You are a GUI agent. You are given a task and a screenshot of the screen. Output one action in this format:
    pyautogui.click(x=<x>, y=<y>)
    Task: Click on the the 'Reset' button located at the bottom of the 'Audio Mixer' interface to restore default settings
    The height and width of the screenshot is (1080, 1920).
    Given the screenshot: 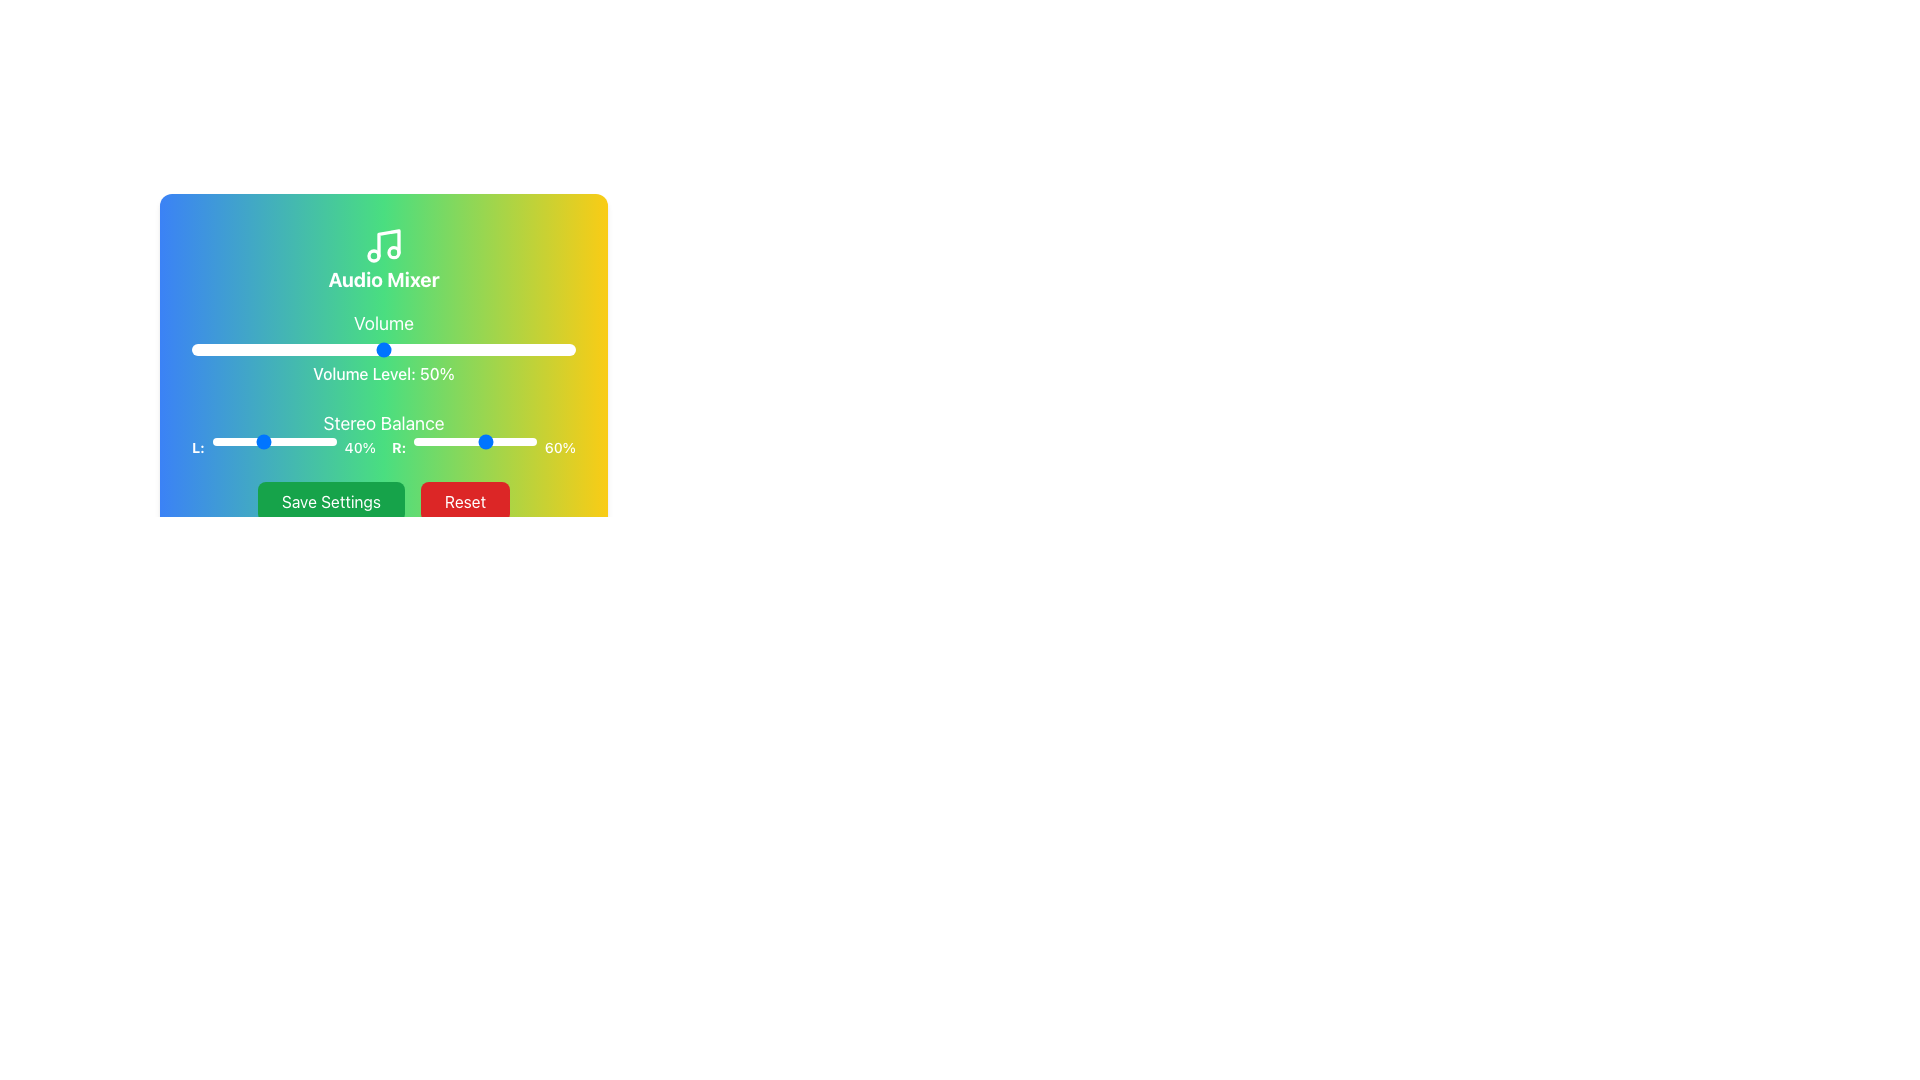 What is the action you would take?
    pyautogui.click(x=384, y=500)
    